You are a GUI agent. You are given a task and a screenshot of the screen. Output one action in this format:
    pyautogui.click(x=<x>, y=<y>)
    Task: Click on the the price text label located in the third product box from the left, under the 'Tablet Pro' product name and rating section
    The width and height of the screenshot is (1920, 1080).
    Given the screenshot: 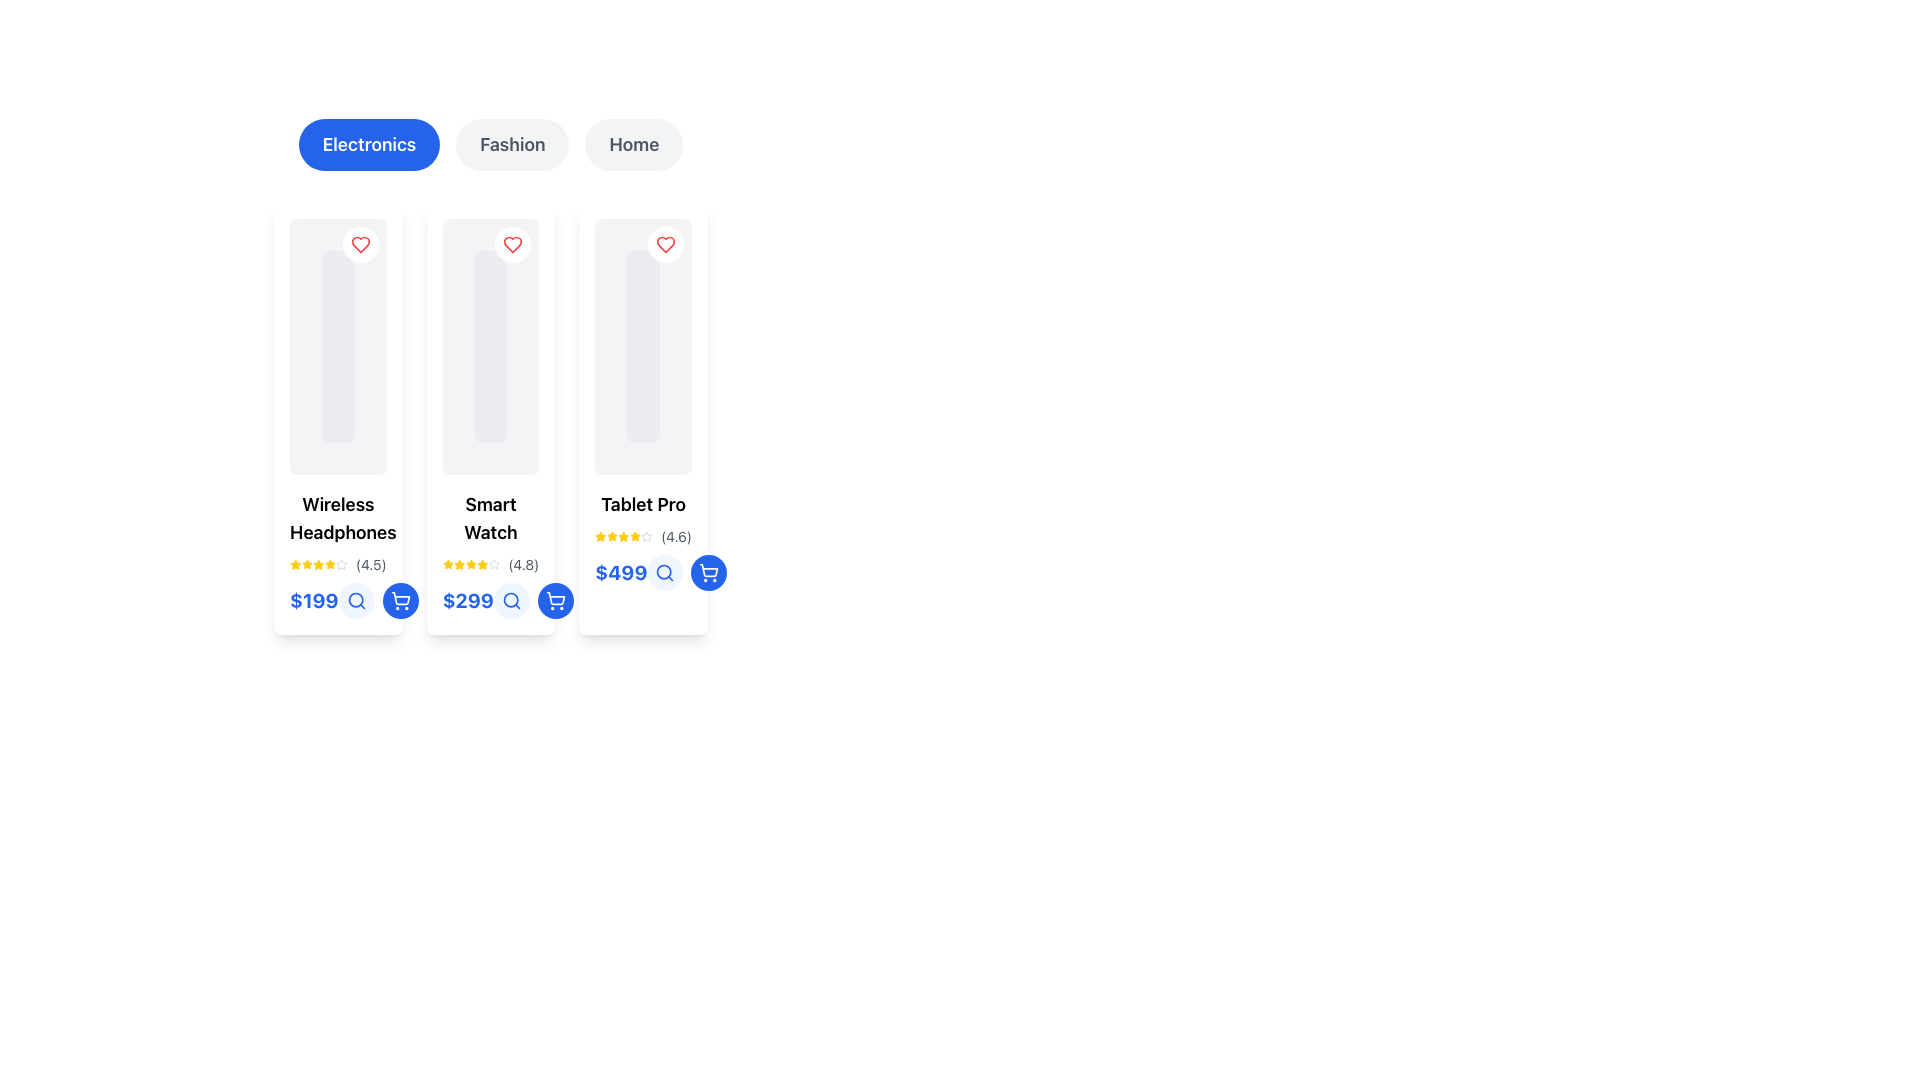 What is the action you would take?
    pyautogui.click(x=620, y=573)
    